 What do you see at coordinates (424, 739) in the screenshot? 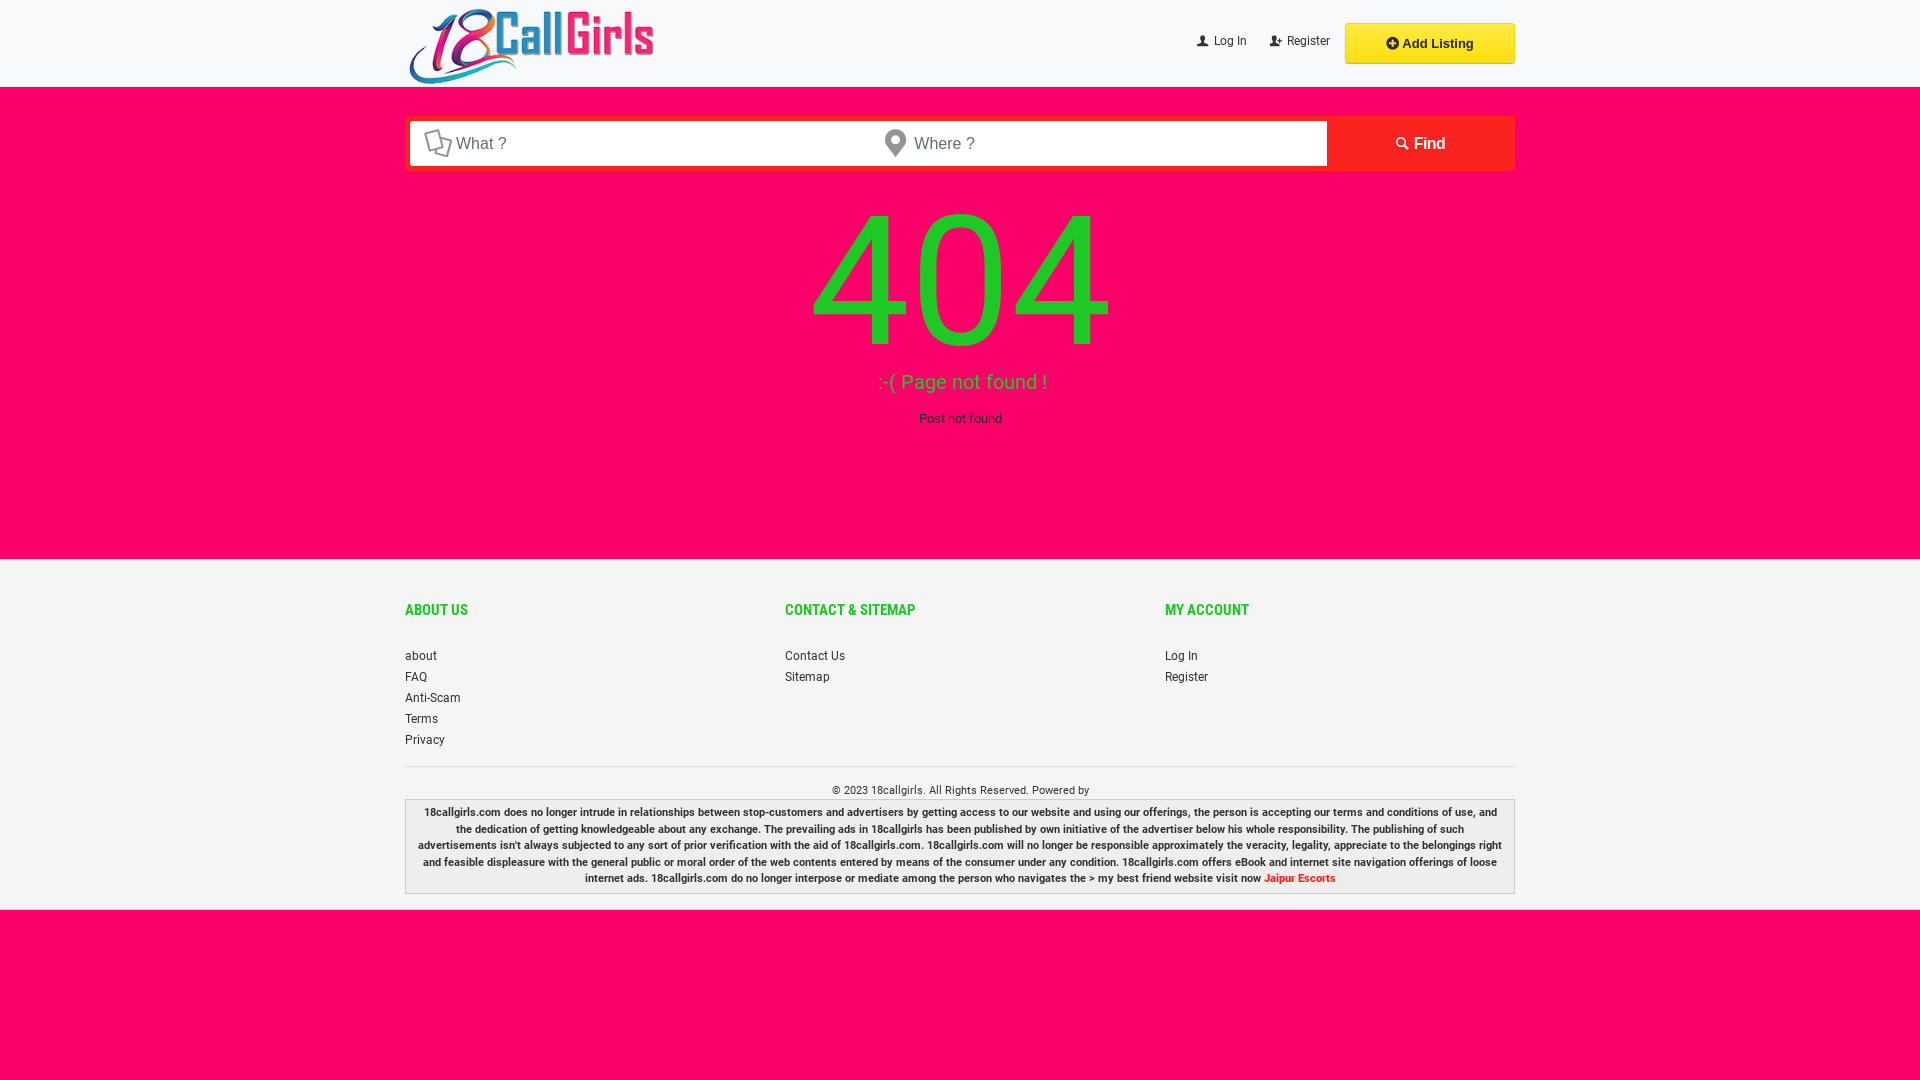
I see `'Privacy'` at bounding box center [424, 739].